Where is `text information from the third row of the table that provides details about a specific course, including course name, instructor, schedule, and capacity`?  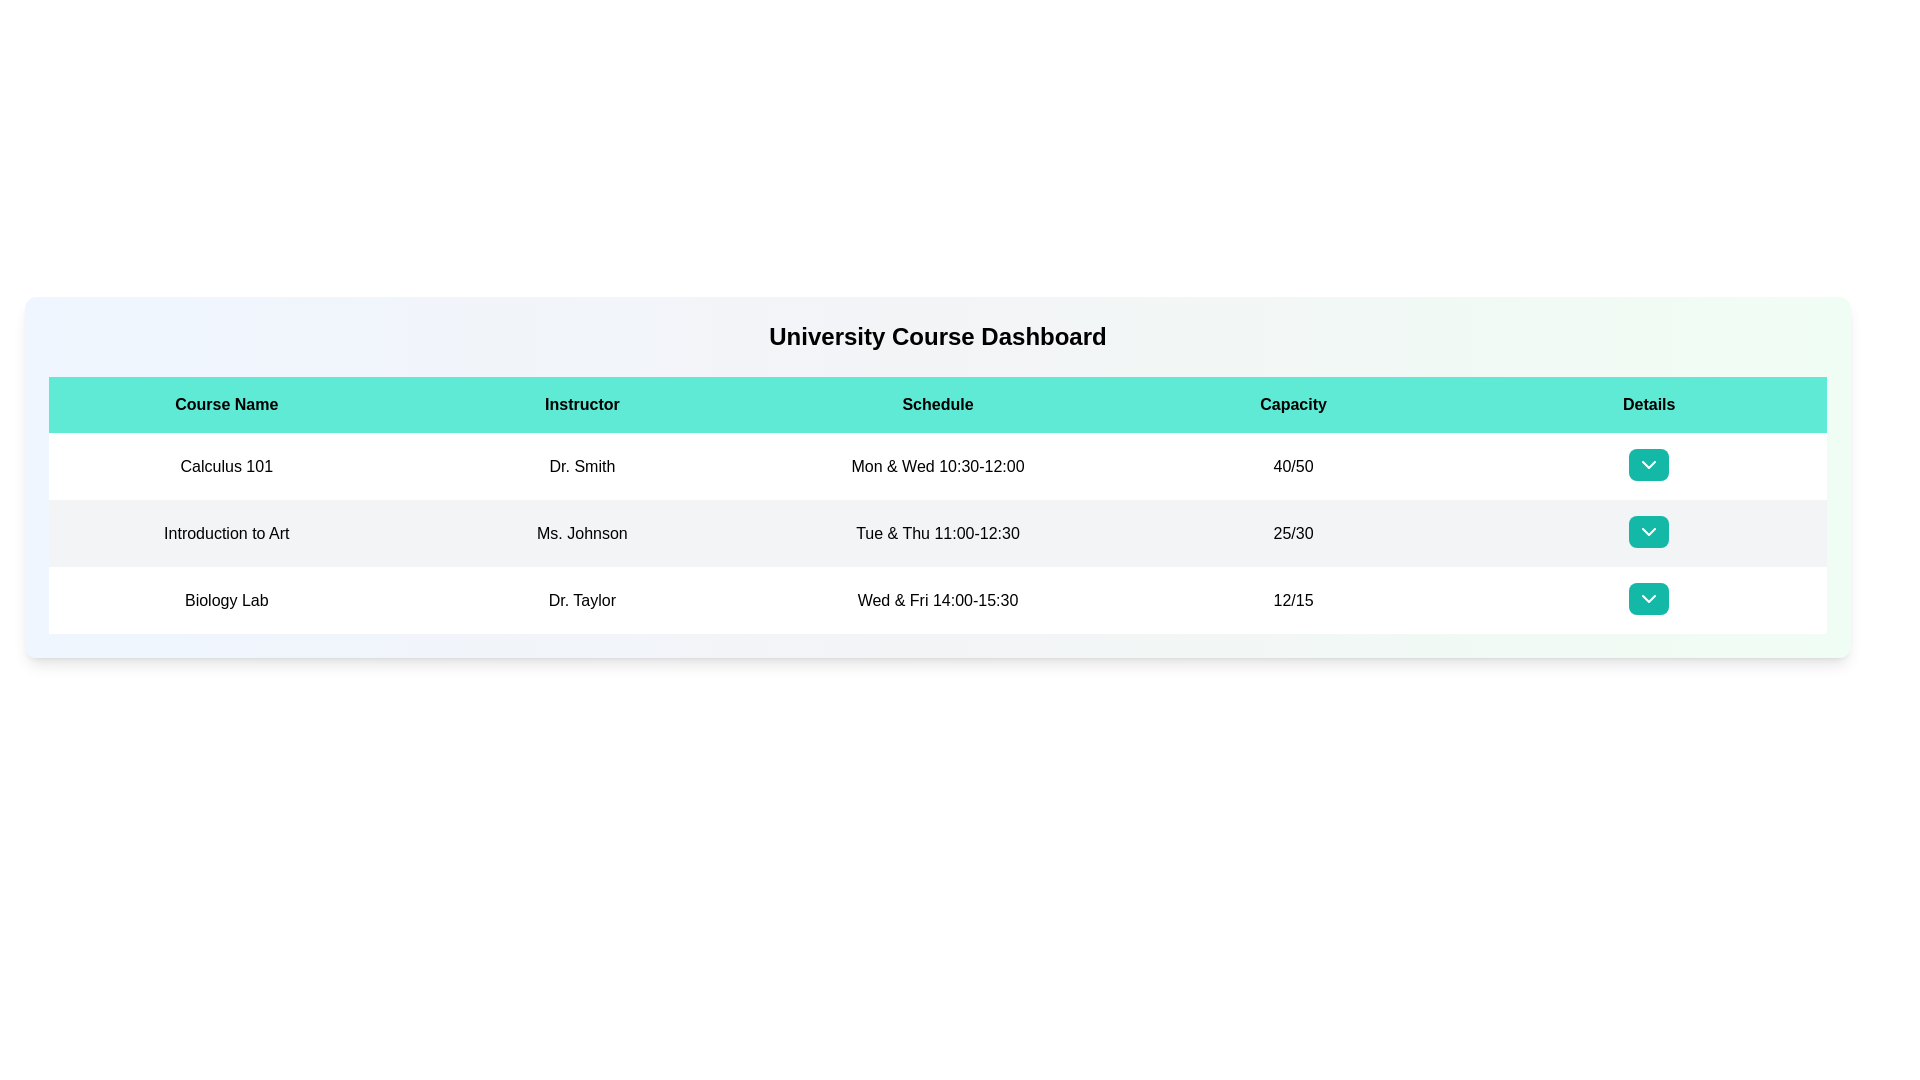
text information from the third row of the table that provides details about a specific course, including course name, instructor, schedule, and capacity is located at coordinates (936, 599).